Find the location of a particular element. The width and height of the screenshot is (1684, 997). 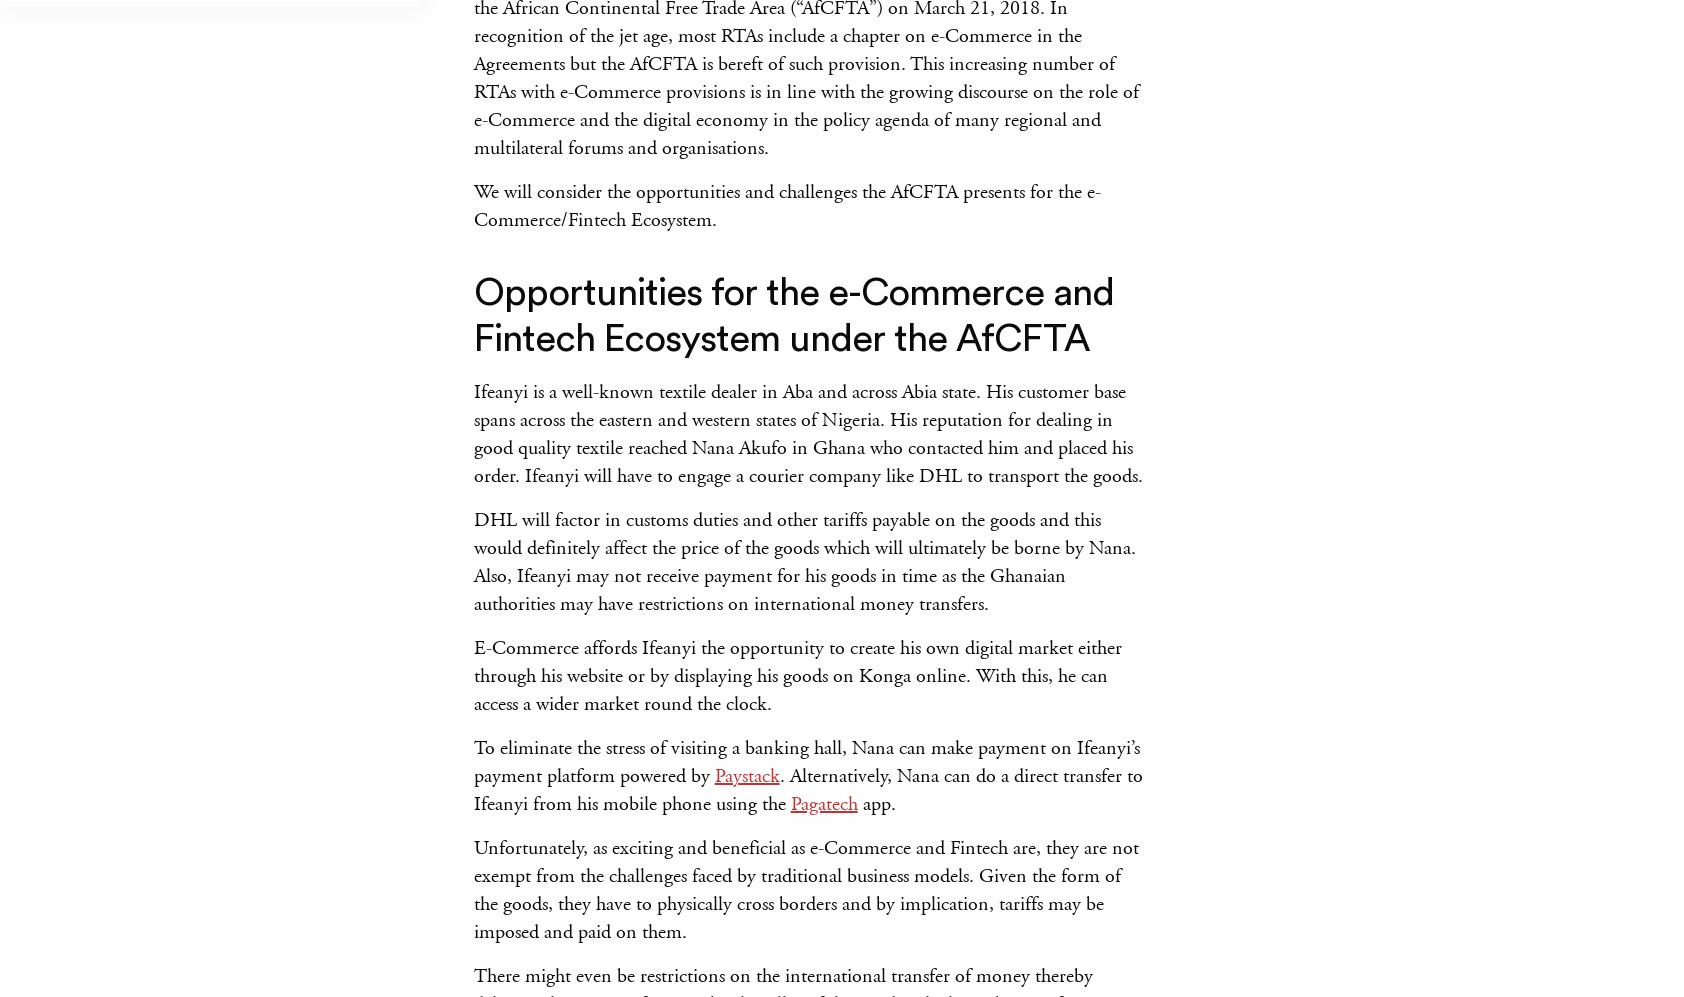

'DHL will factor in customs duties and other tariffs payable on the goods and this would definitely affect the price of the goods which will ultimately be borne by Nana. Also, Ifeanyi may not receive payment for his goods in time as the Ghanaian authorities may have restrictions on international money transfers.' is located at coordinates (803, 562).